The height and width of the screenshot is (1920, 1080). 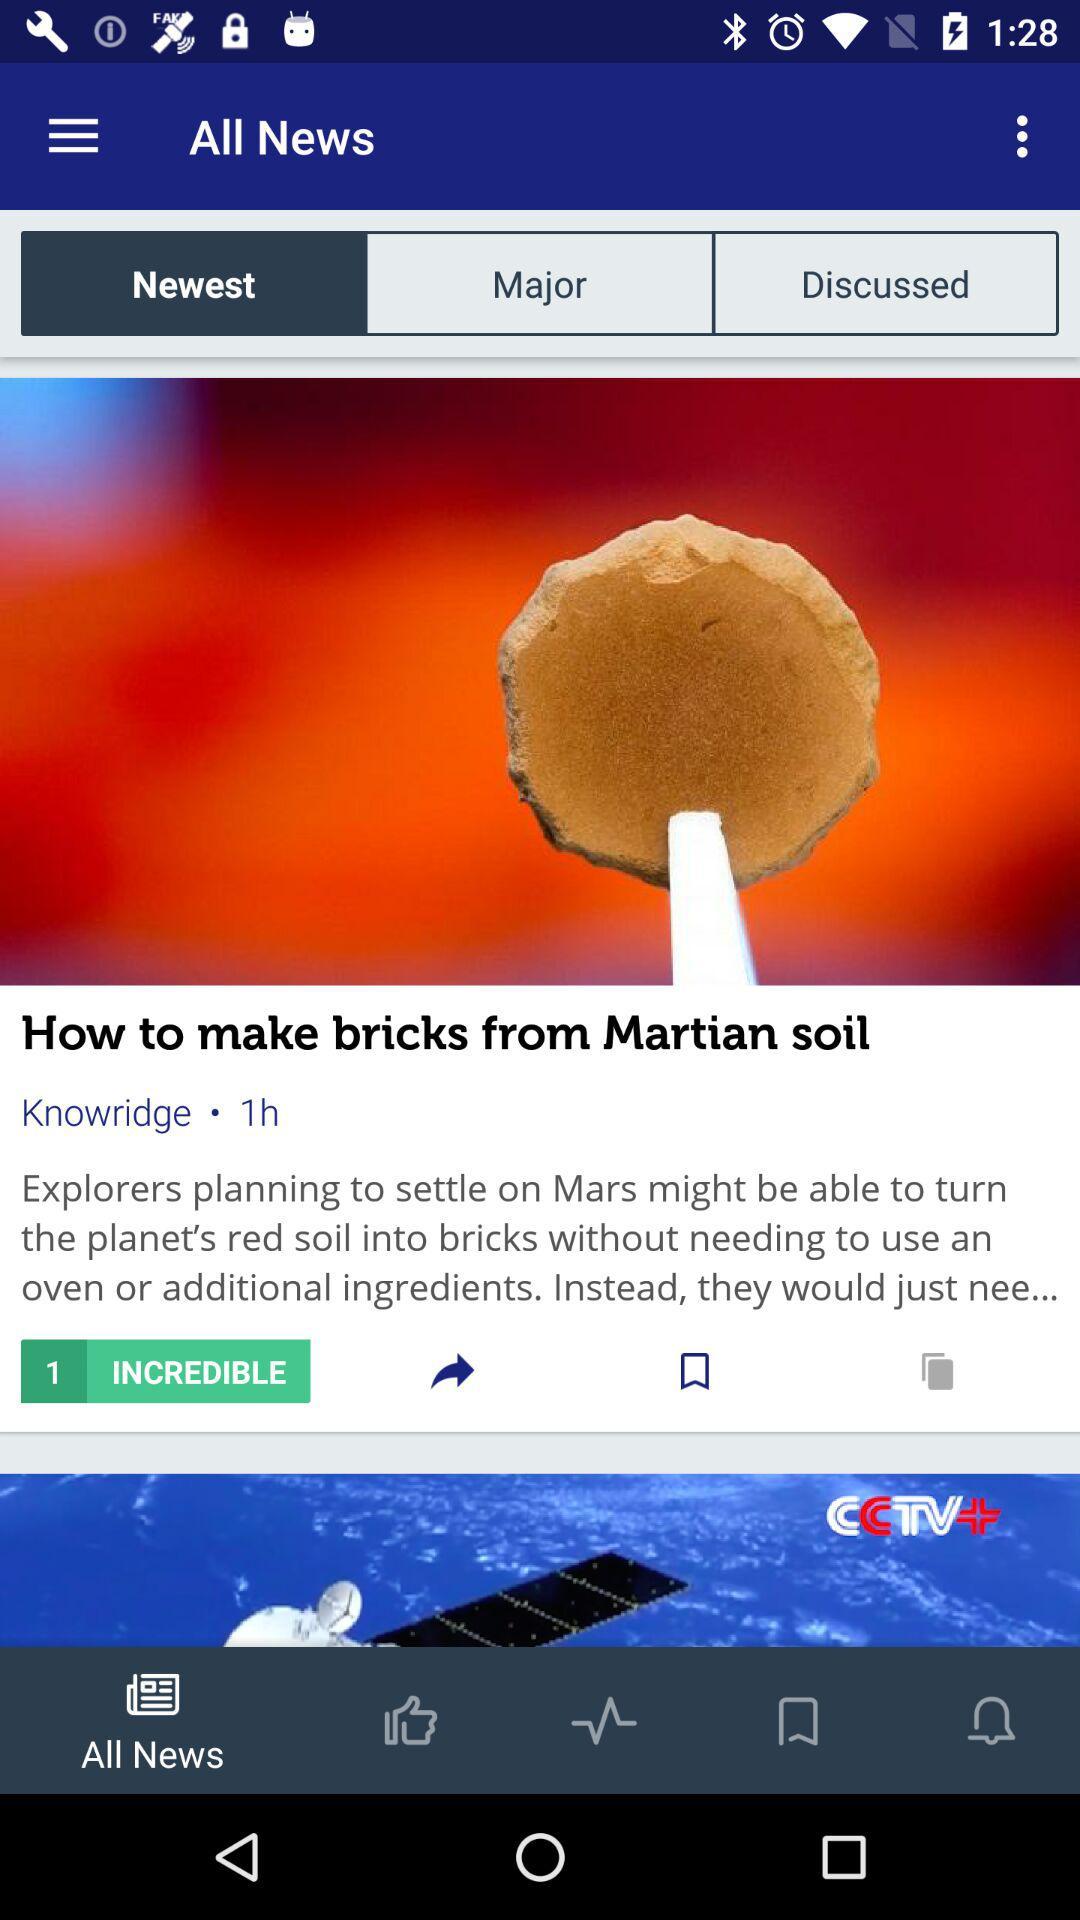 What do you see at coordinates (884, 282) in the screenshot?
I see `discussed icon` at bounding box center [884, 282].